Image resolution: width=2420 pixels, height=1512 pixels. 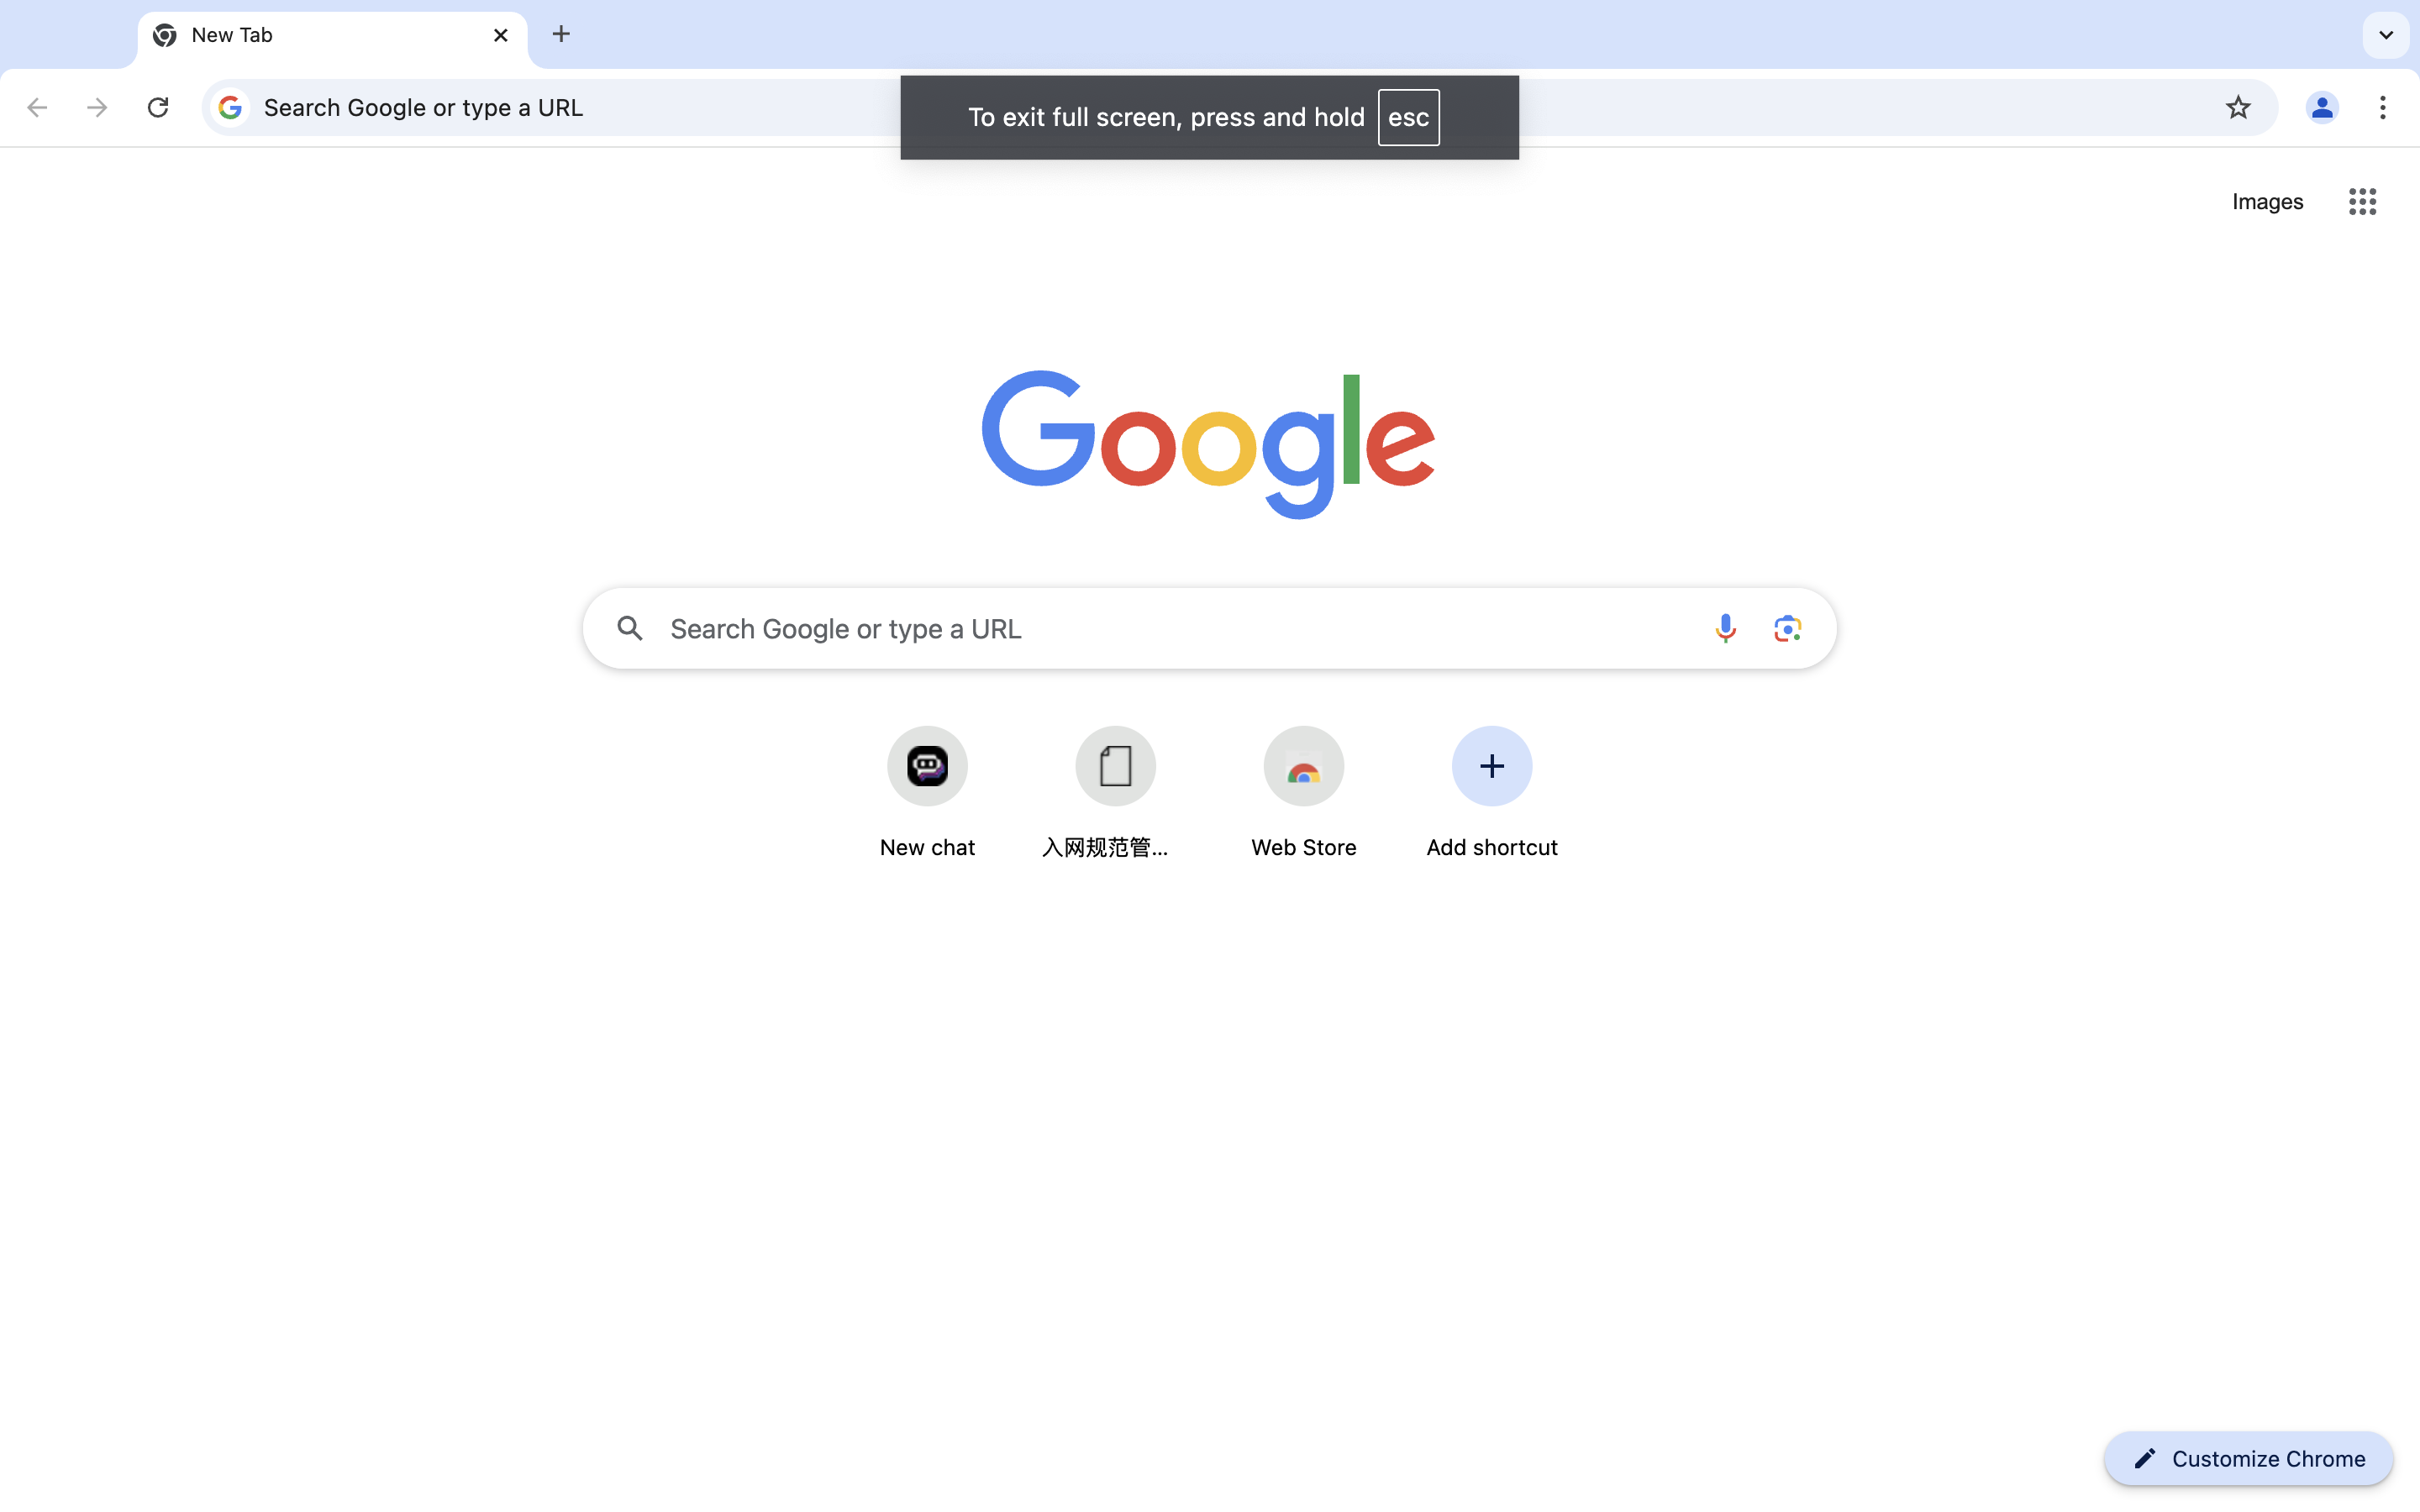 What do you see at coordinates (2267, 202) in the screenshot?
I see `'Images'` at bounding box center [2267, 202].